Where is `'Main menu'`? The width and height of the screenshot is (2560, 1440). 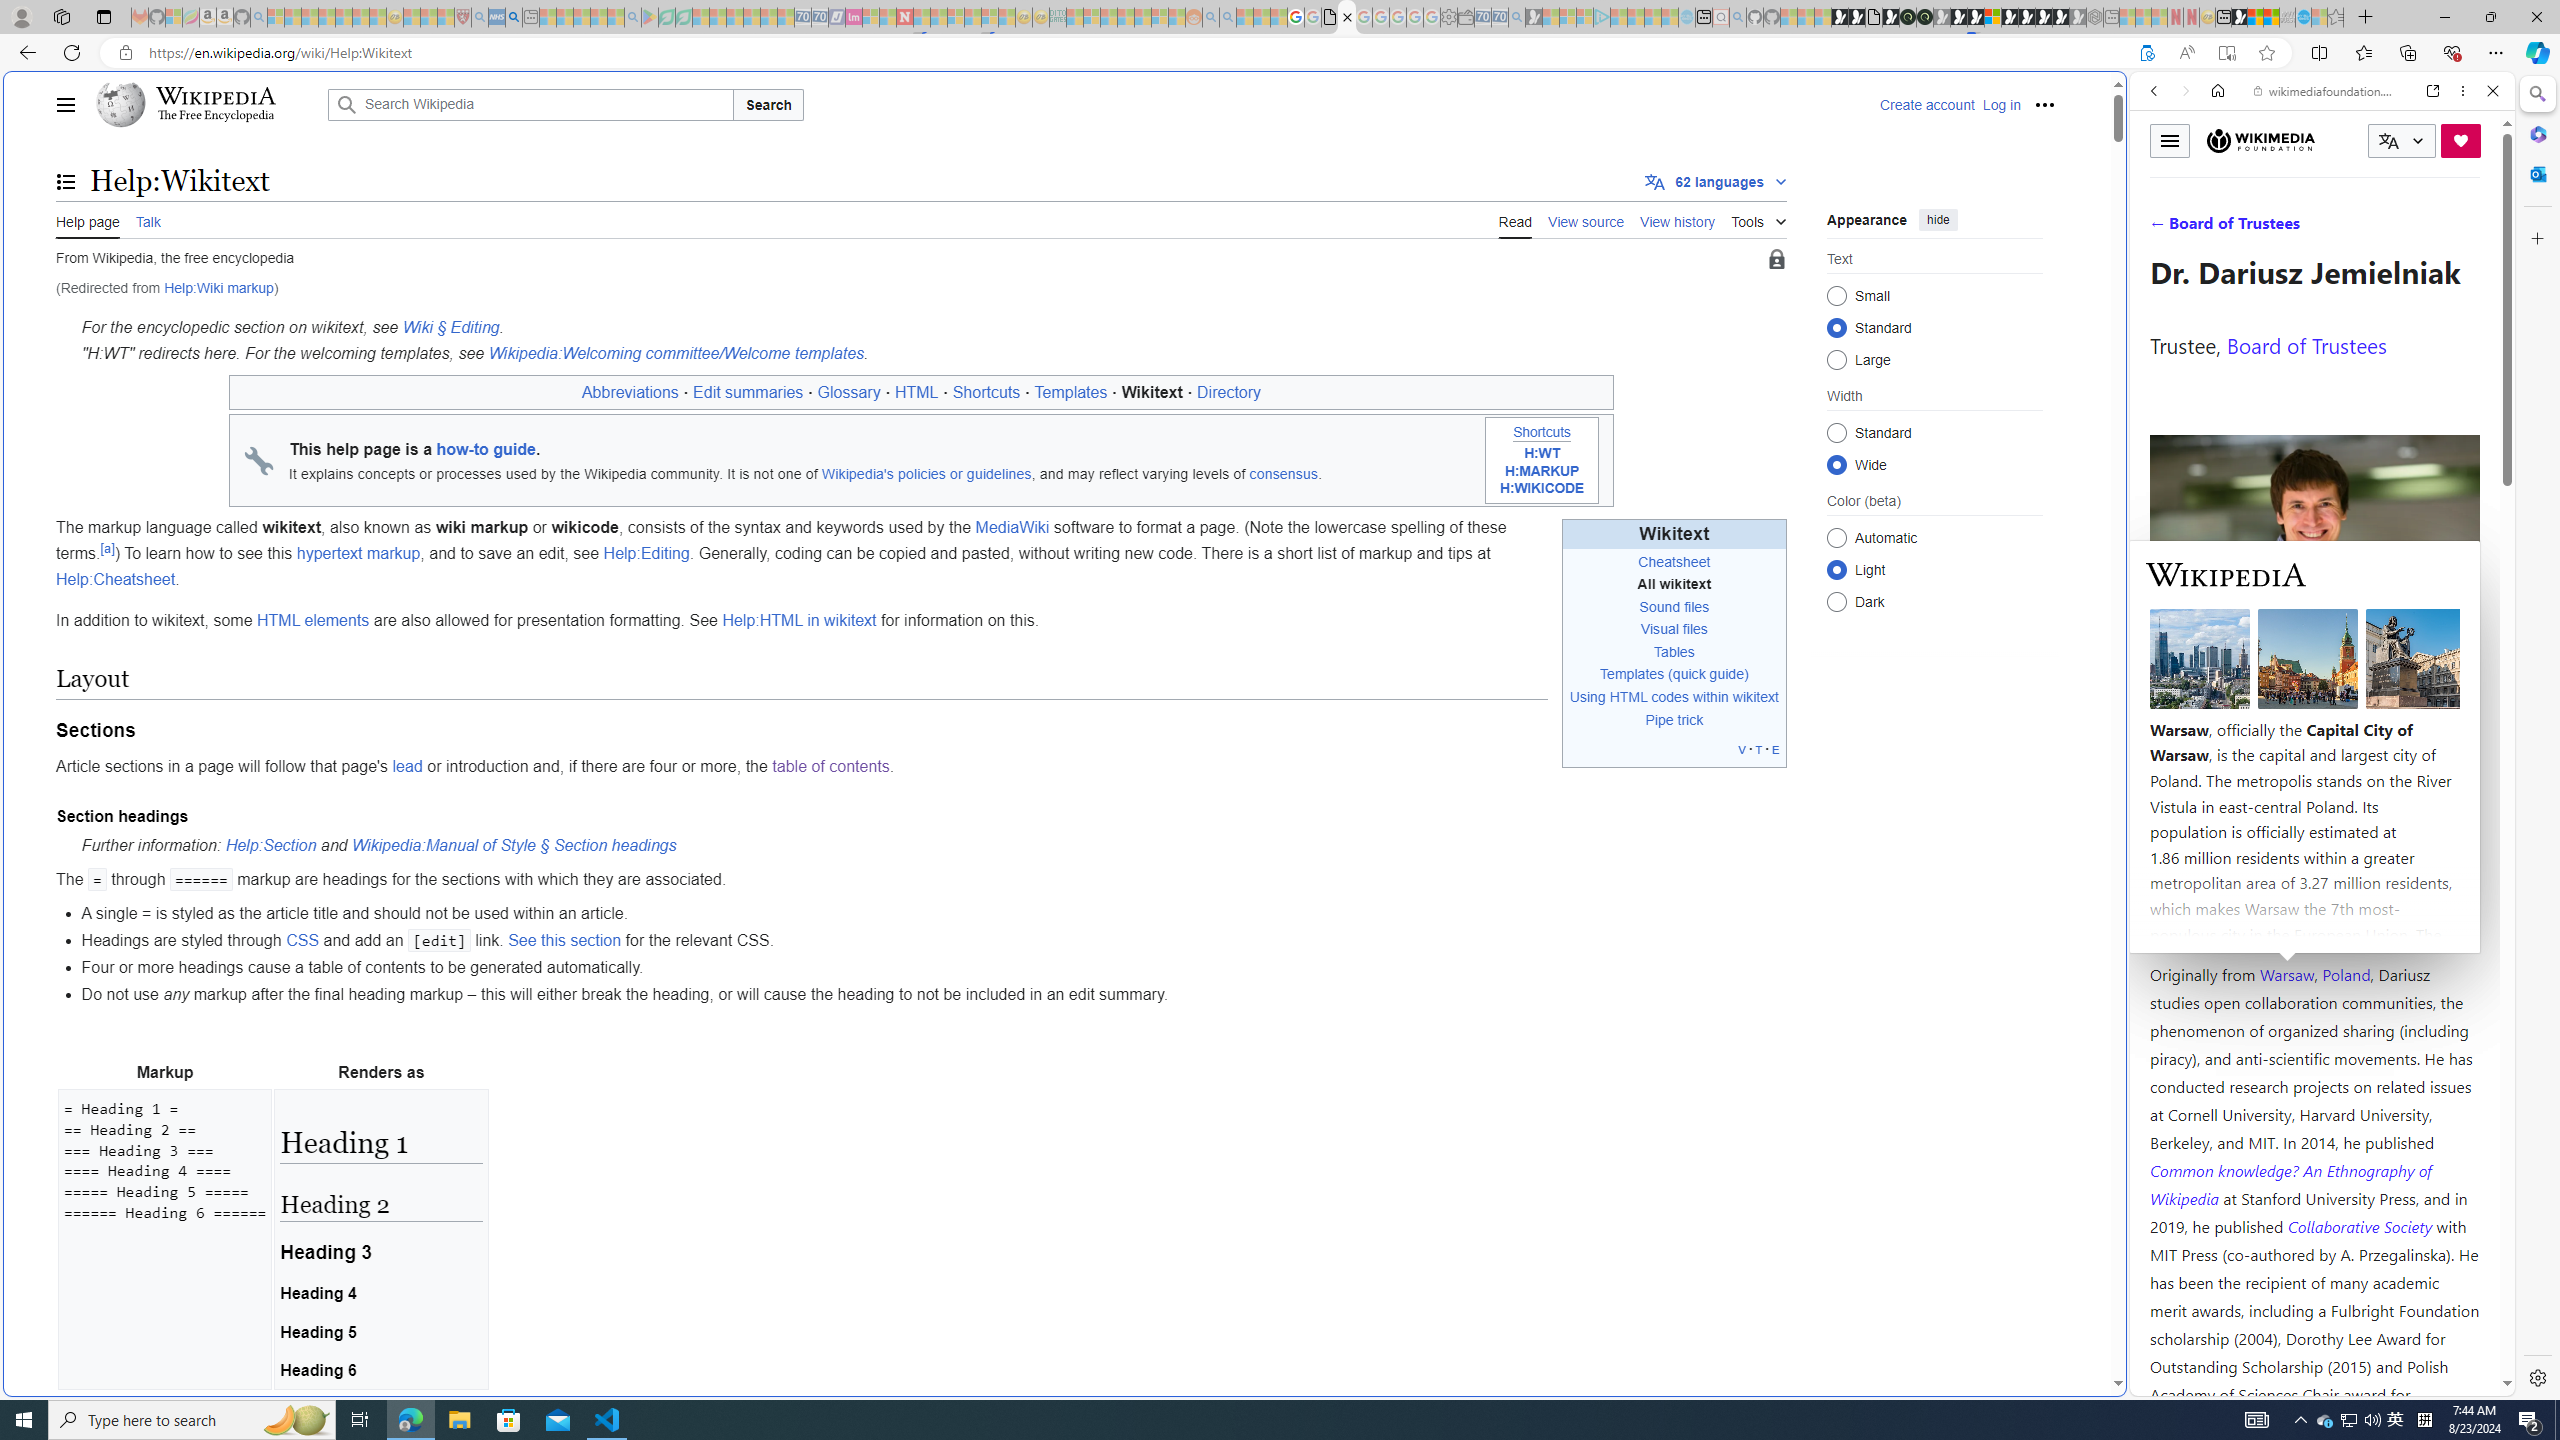
'Main menu' is located at coordinates (65, 104).